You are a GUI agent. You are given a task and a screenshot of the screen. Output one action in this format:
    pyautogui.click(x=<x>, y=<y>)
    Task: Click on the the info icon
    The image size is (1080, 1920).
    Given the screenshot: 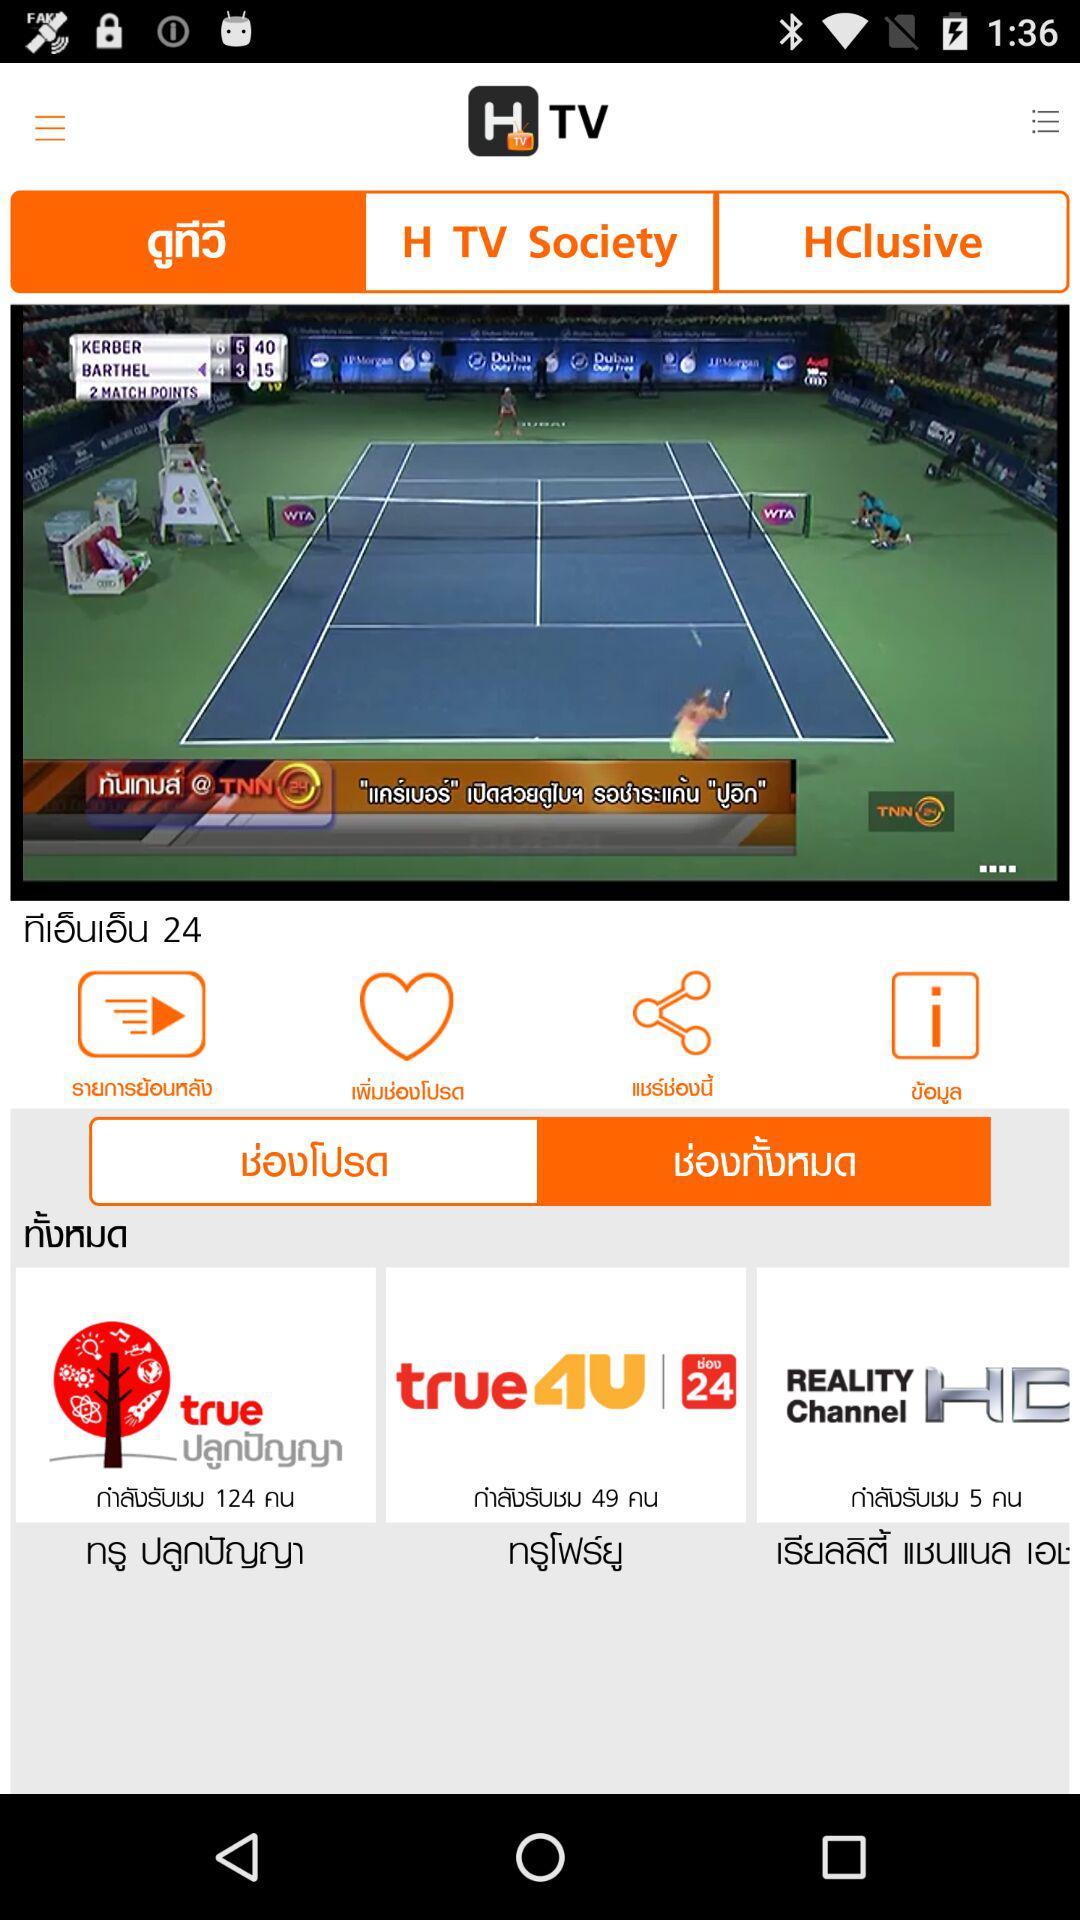 What is the action you would take?
    pyautogui.click(x=937, y=1086)
    